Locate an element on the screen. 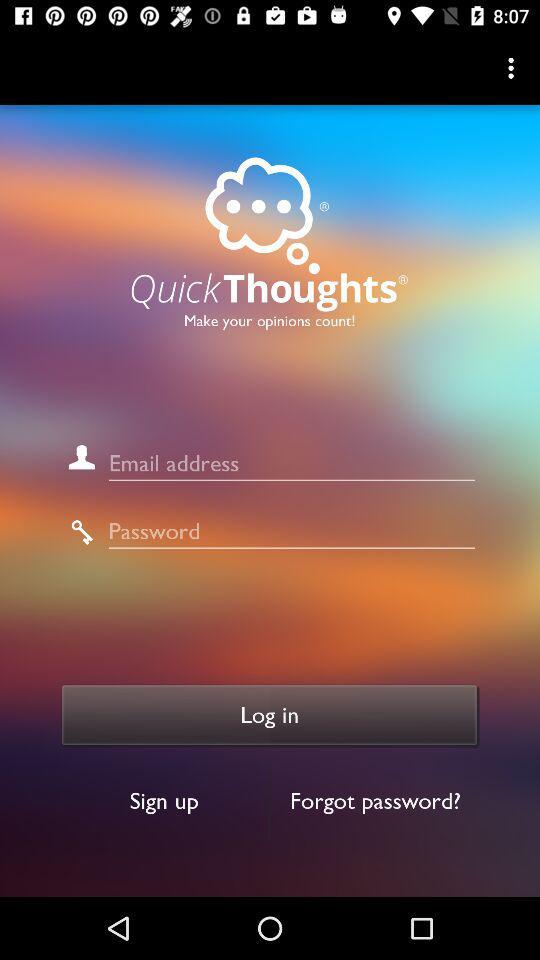  item at the top right corner is located at coordinates (513, 68).